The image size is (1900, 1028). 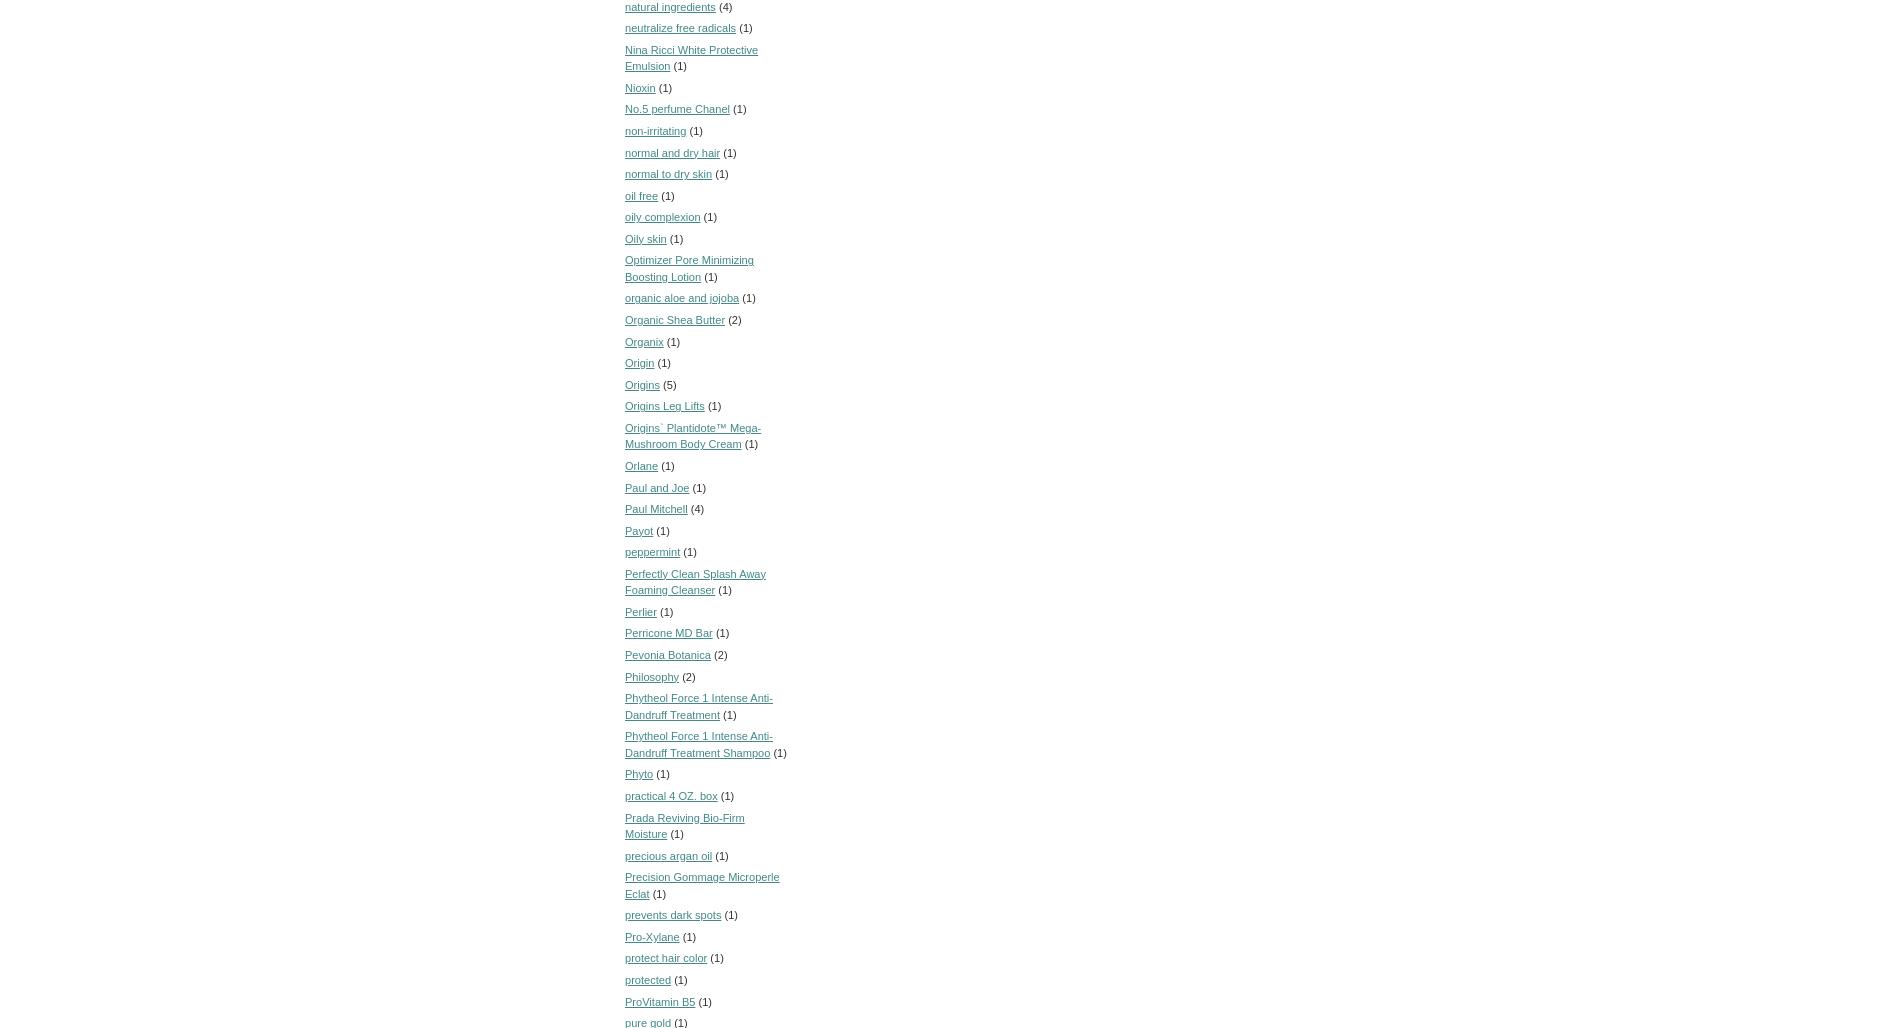 What do you see at coordinates (639, 85) in the screenshot?
I see `'Nioxin'` at bounding box center [639, 85].